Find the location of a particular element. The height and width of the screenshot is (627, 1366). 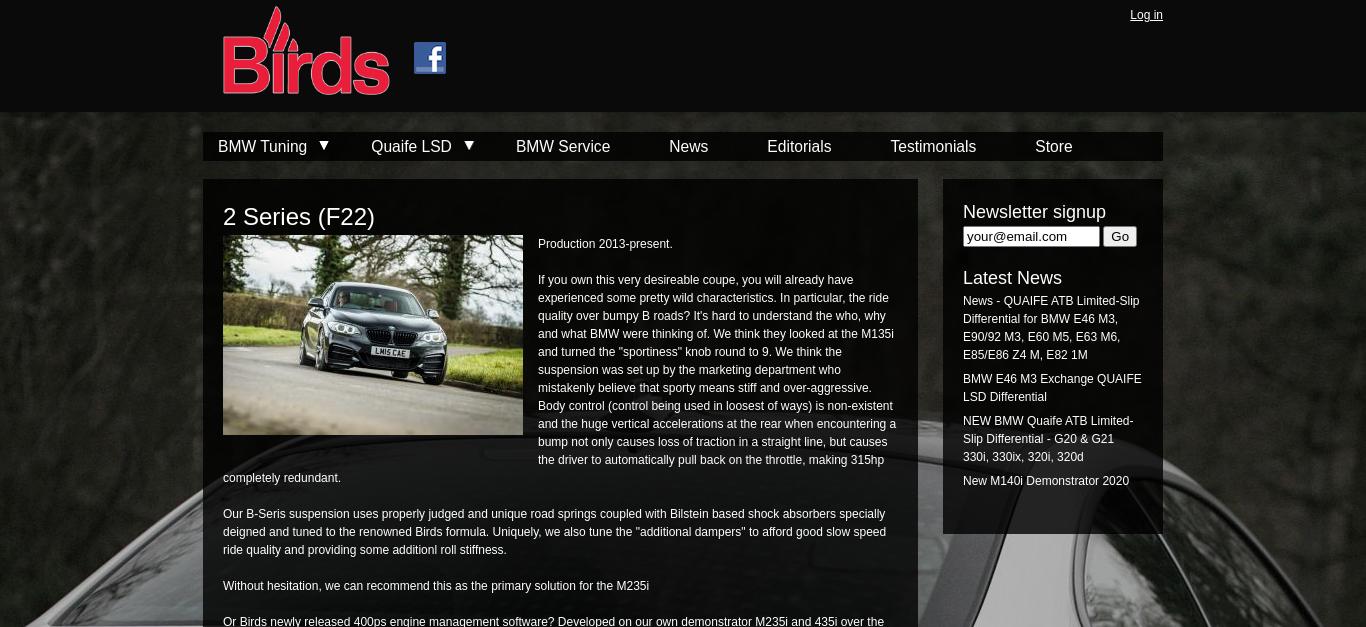

'Testimonials' is located at coordinates (932, 145).